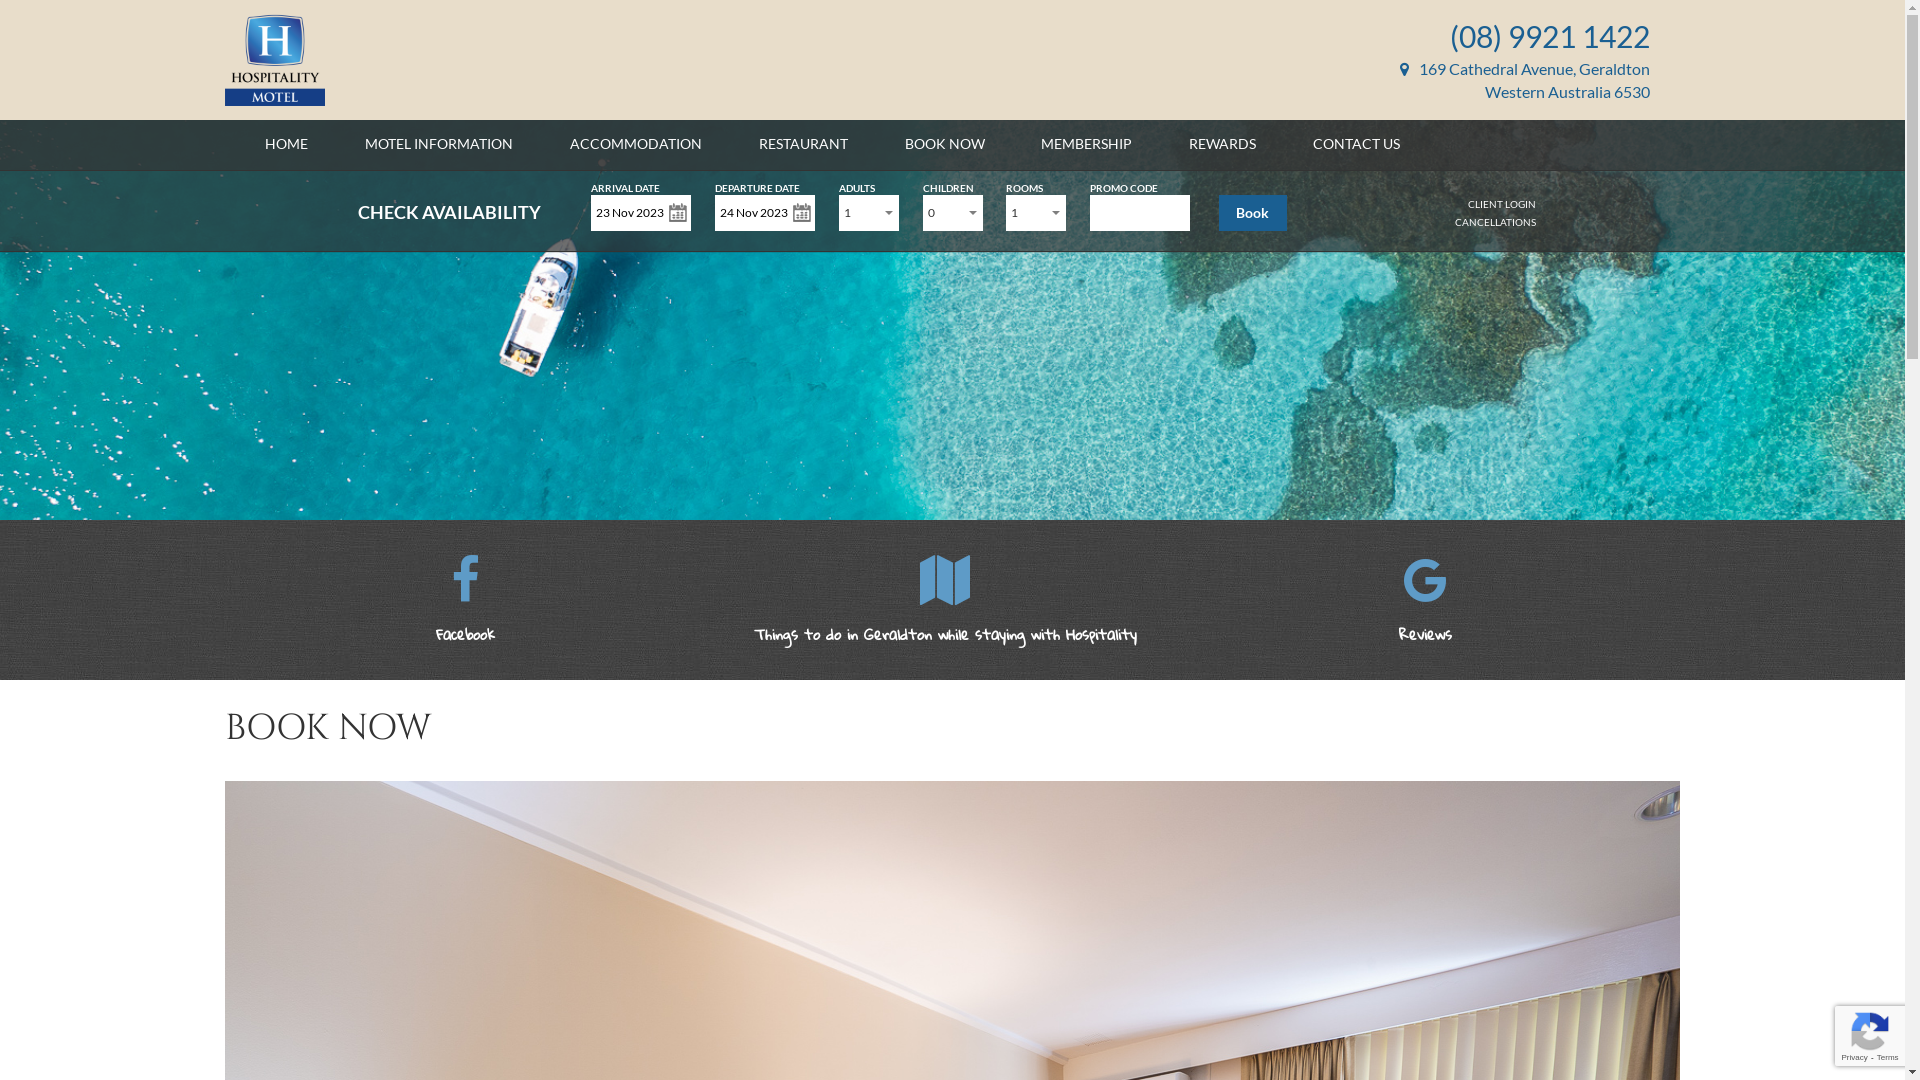 The width and height of the screenshot is (1920, 1080). Describe the element at coordinates (1468, 204) in the screenshot. I see `'CLIENT LOGIN'` at that location.